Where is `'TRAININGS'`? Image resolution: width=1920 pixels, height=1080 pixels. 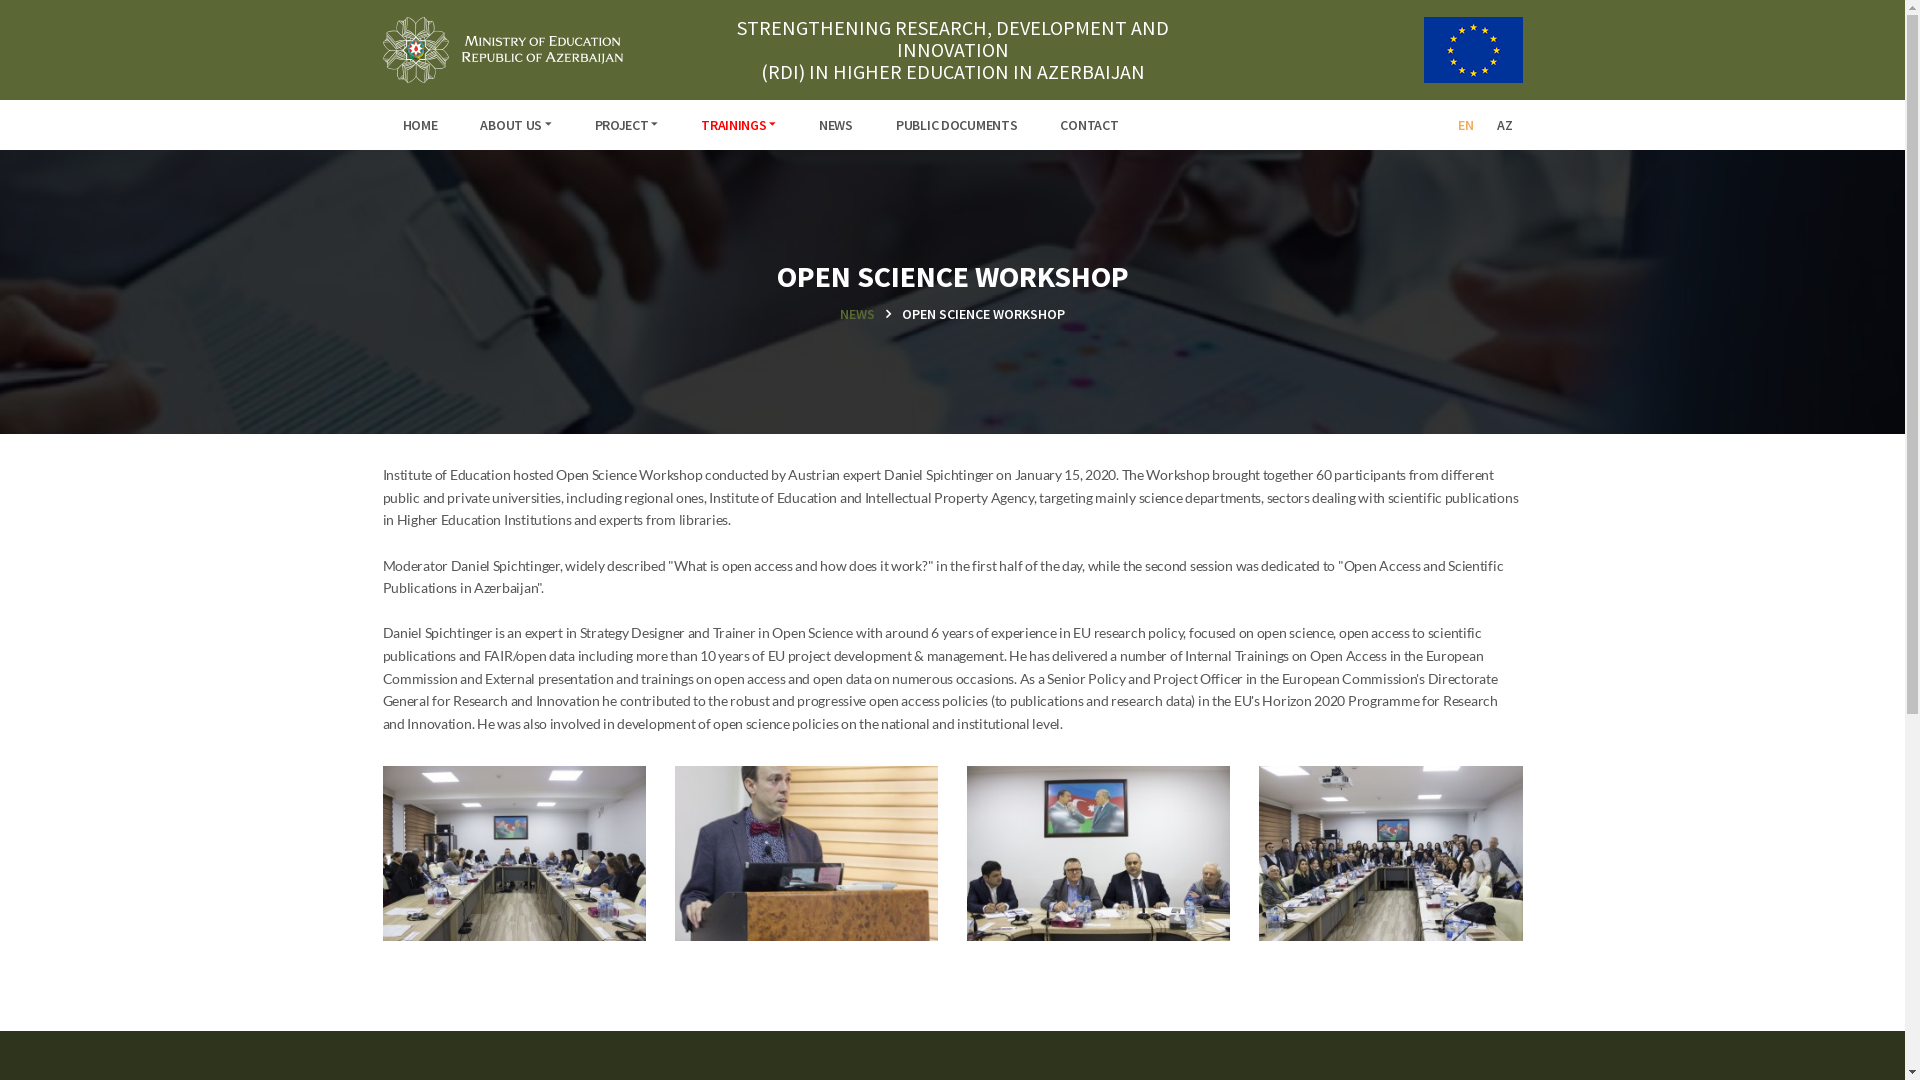 'TRAININGS' is located at coordinates (737, 124).